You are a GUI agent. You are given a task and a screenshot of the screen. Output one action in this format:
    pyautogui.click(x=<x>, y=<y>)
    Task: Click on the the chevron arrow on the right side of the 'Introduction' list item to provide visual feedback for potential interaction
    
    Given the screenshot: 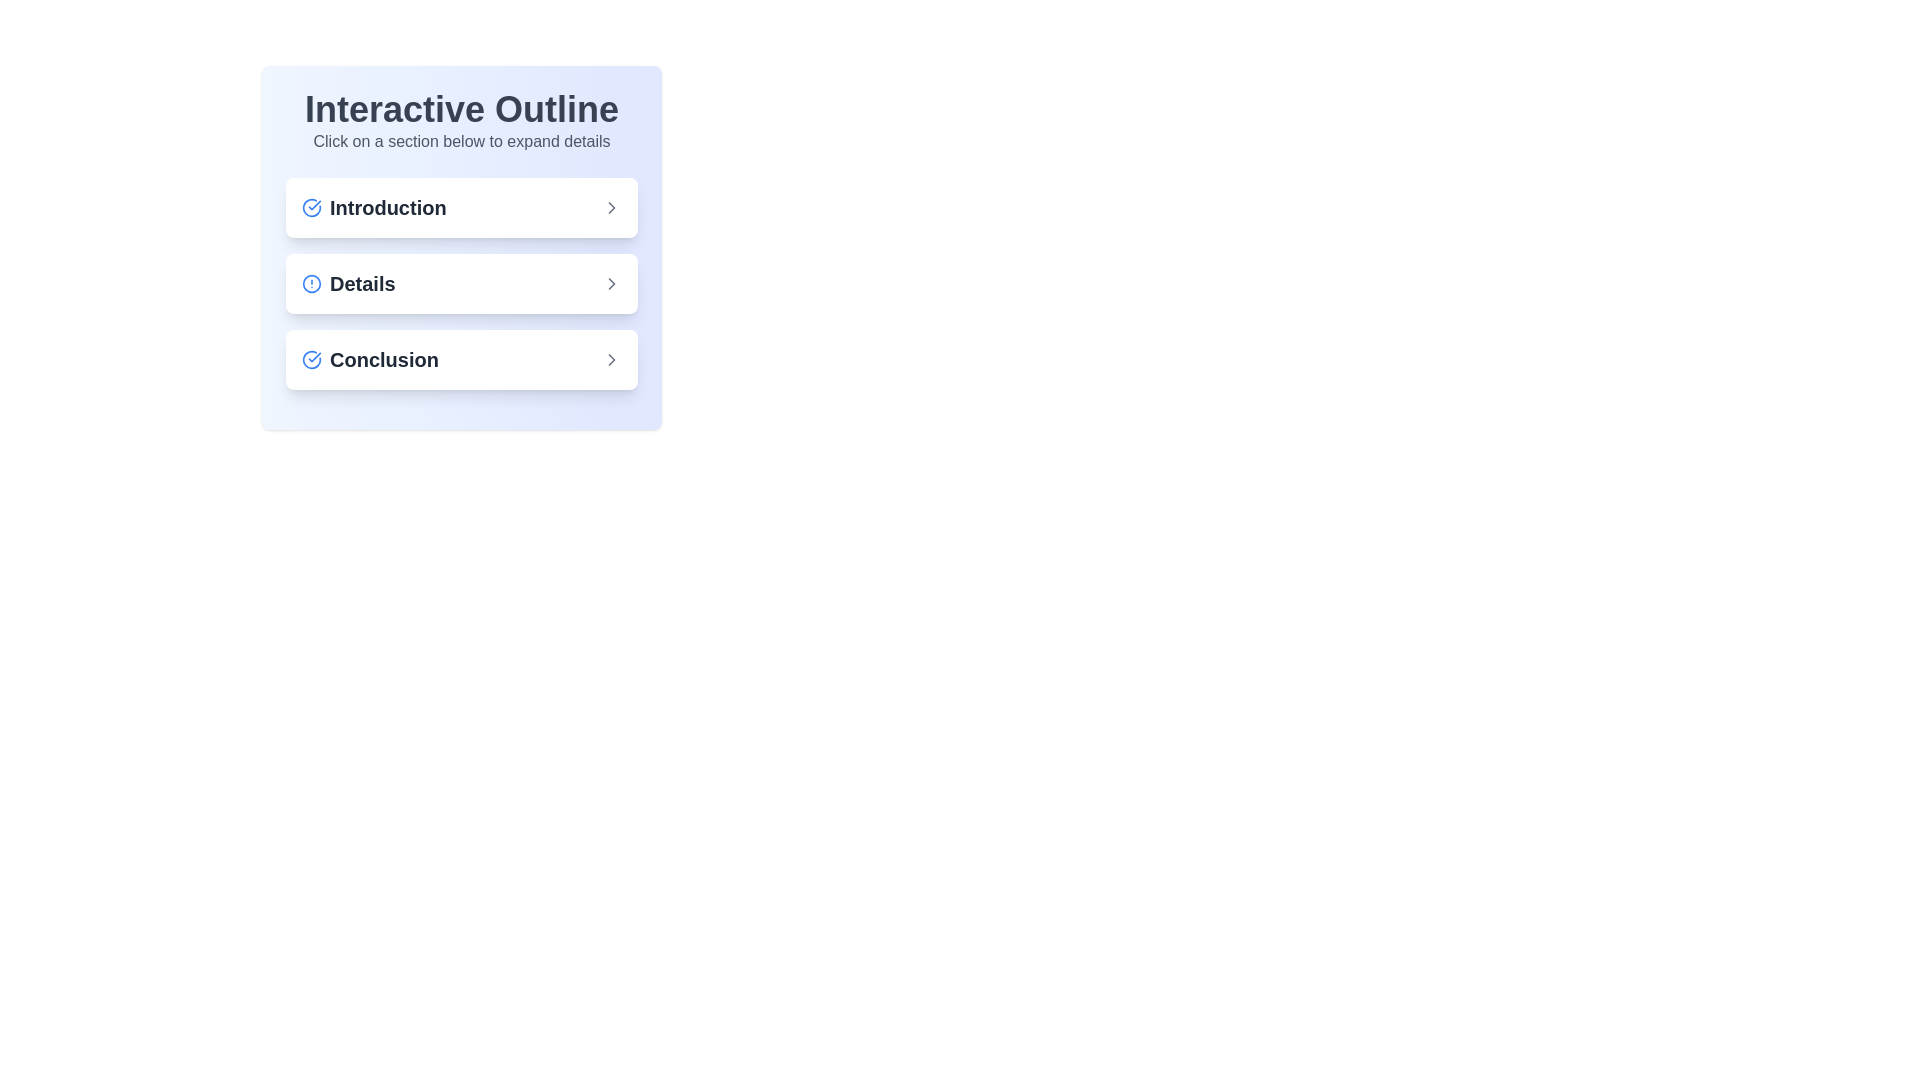 What is the action you would take?
    pyautogui.click(x=610, y=208)
    